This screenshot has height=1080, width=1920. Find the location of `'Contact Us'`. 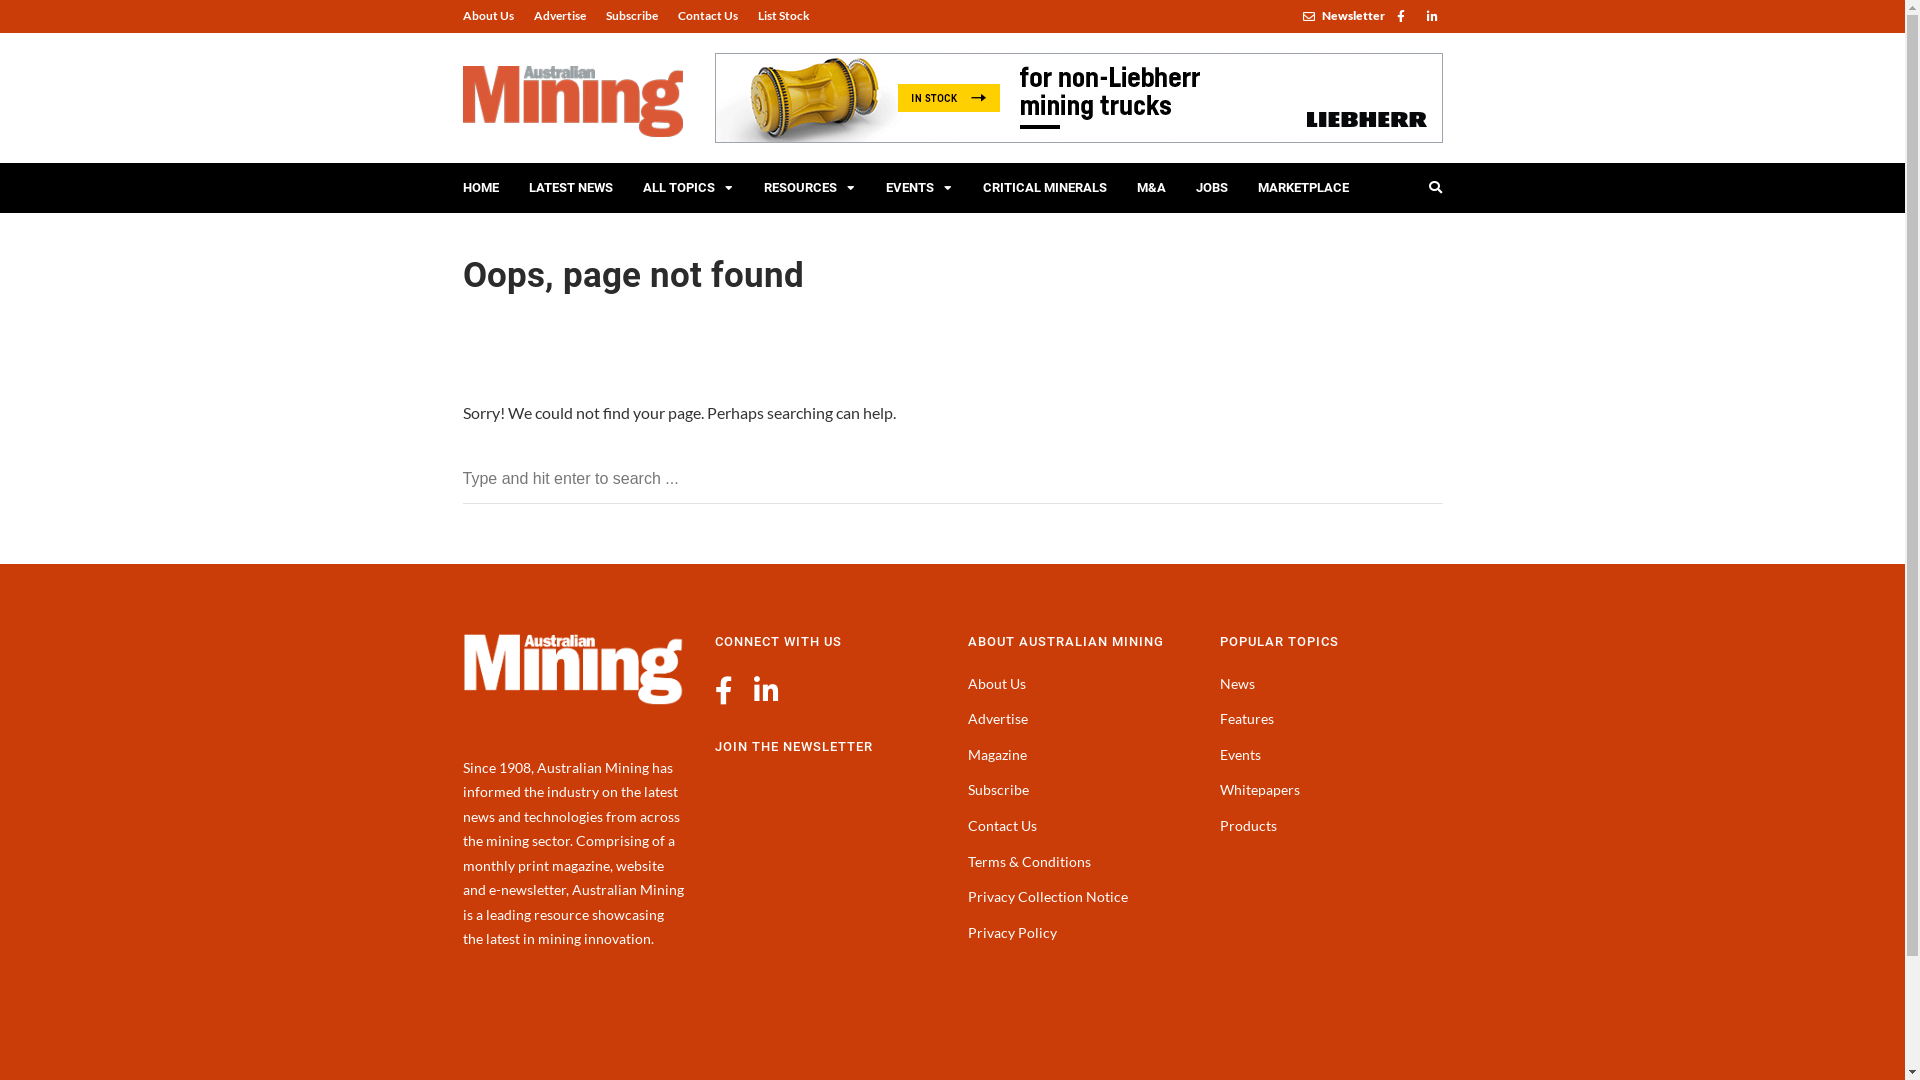

'Contact Us' is located at coordinates (667, 15).